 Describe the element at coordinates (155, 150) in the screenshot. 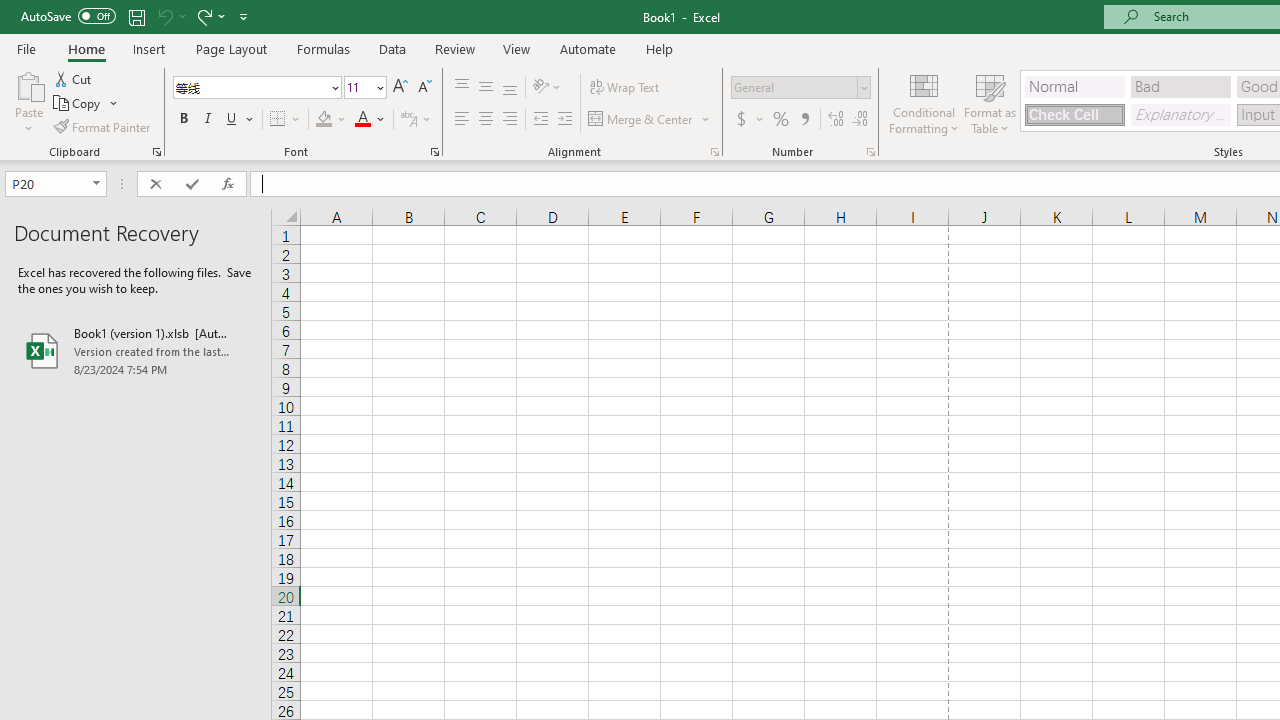

I see `'Office Clipboard...'` at that location.